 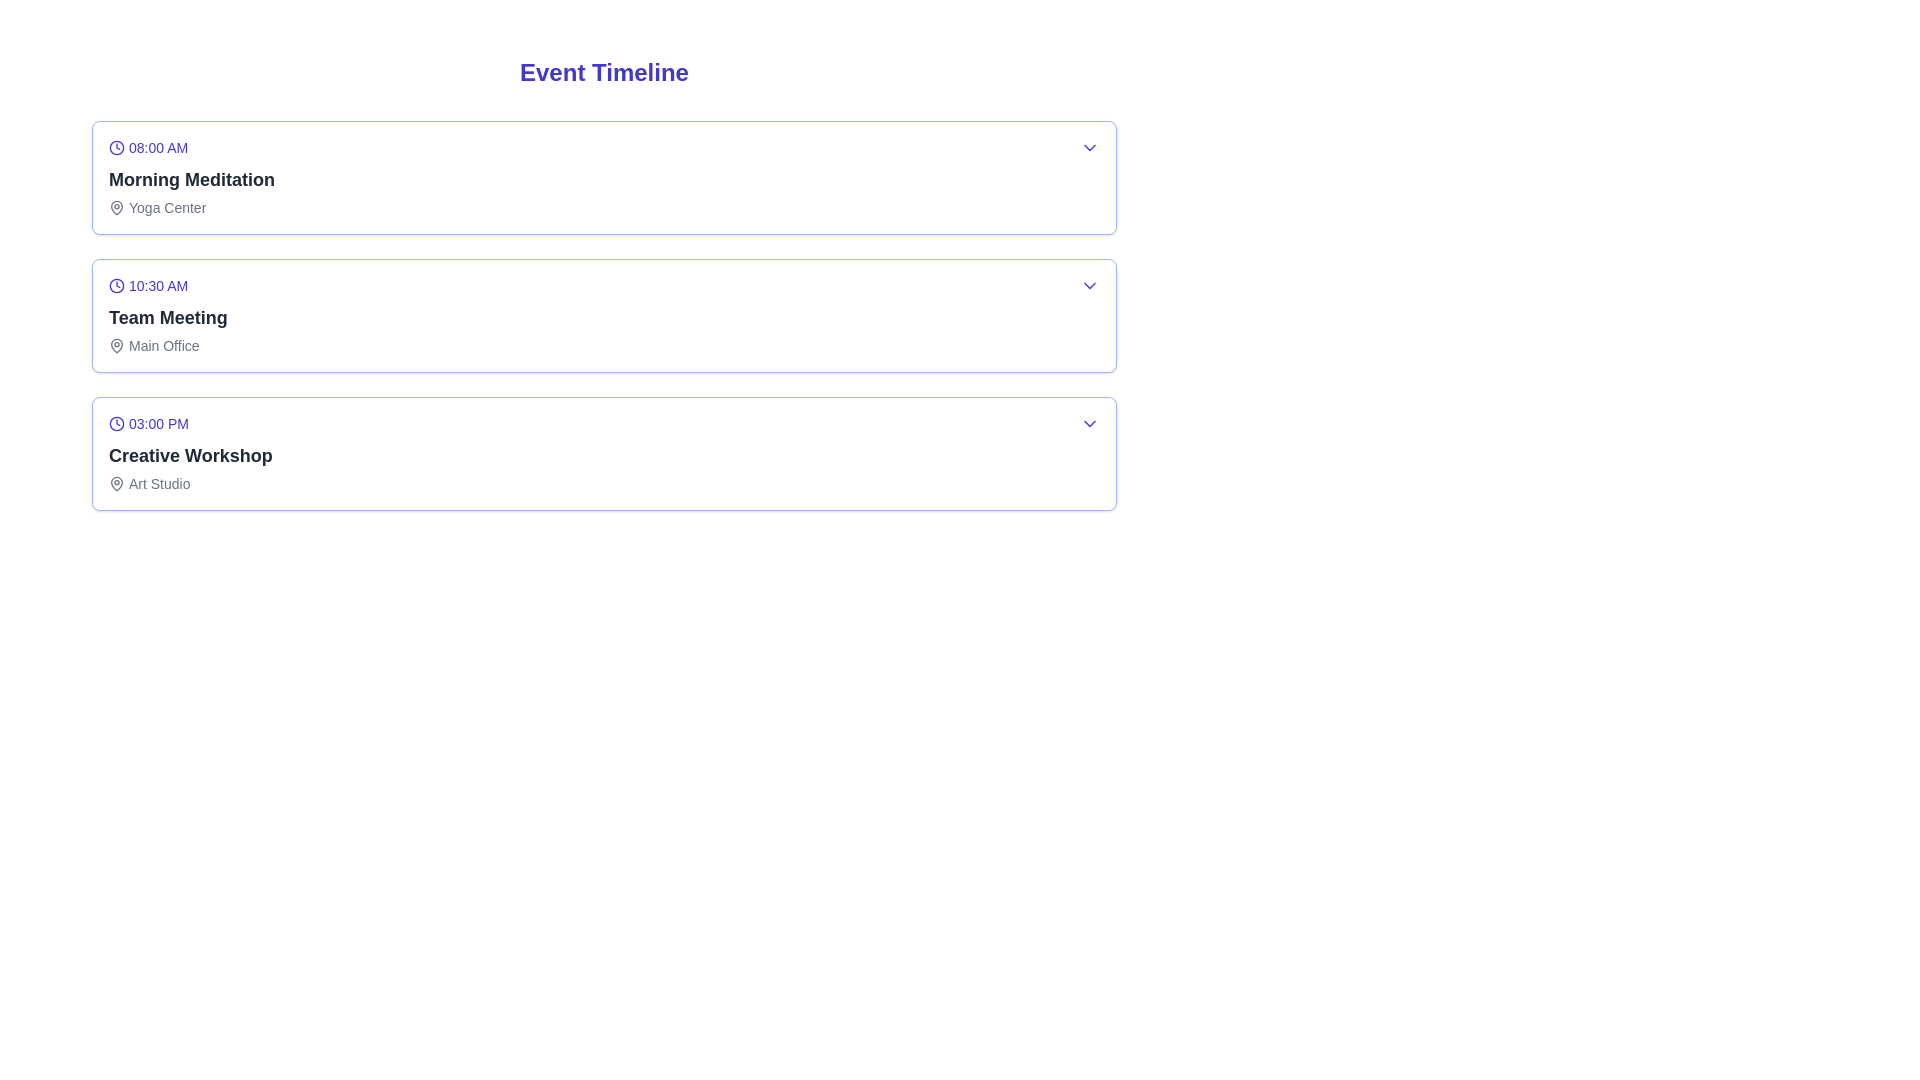 What do you see at coordinates (192, 176) in the screenshot?
I see `the 'Morning Meditation' event information block, which includes a timestamp, title, and location indicator` at bounding box center [192, 176].